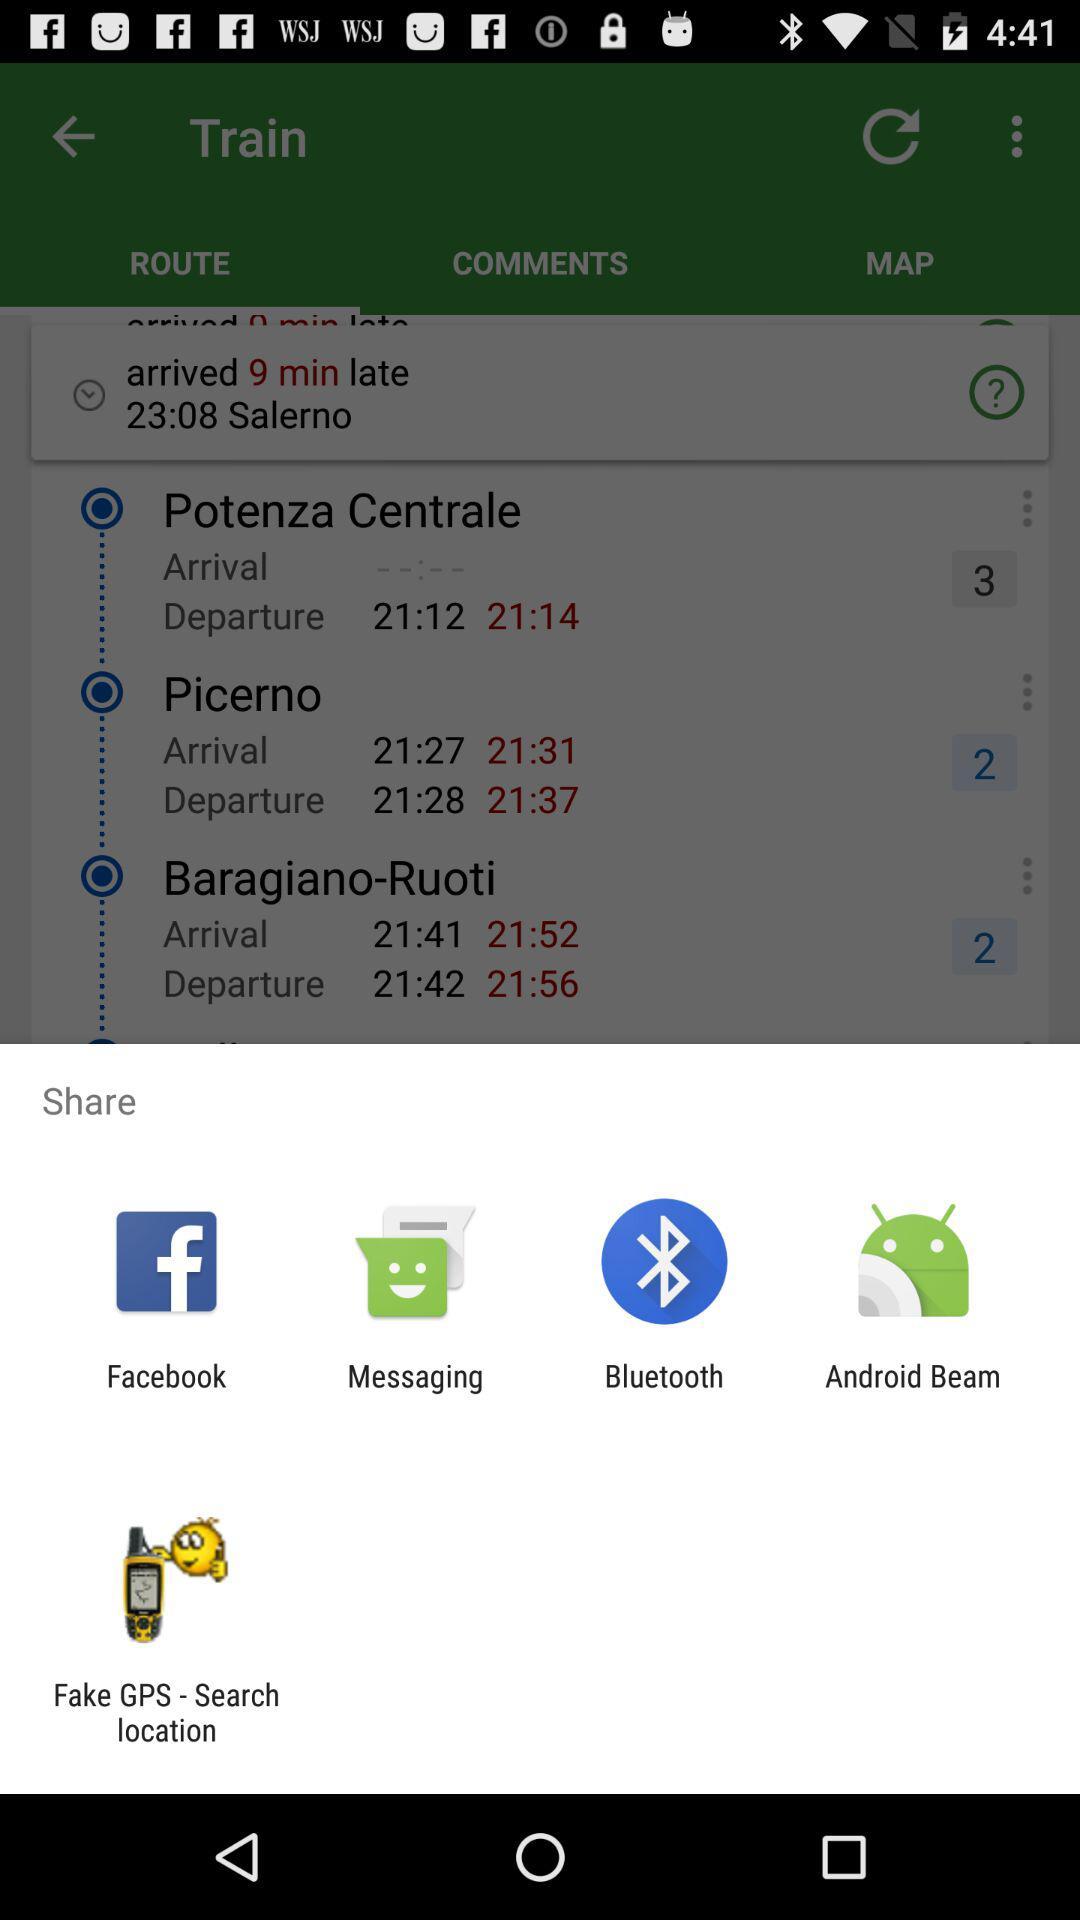  I want to click on the icon next to bluetooth icon, so click(414, 1392).